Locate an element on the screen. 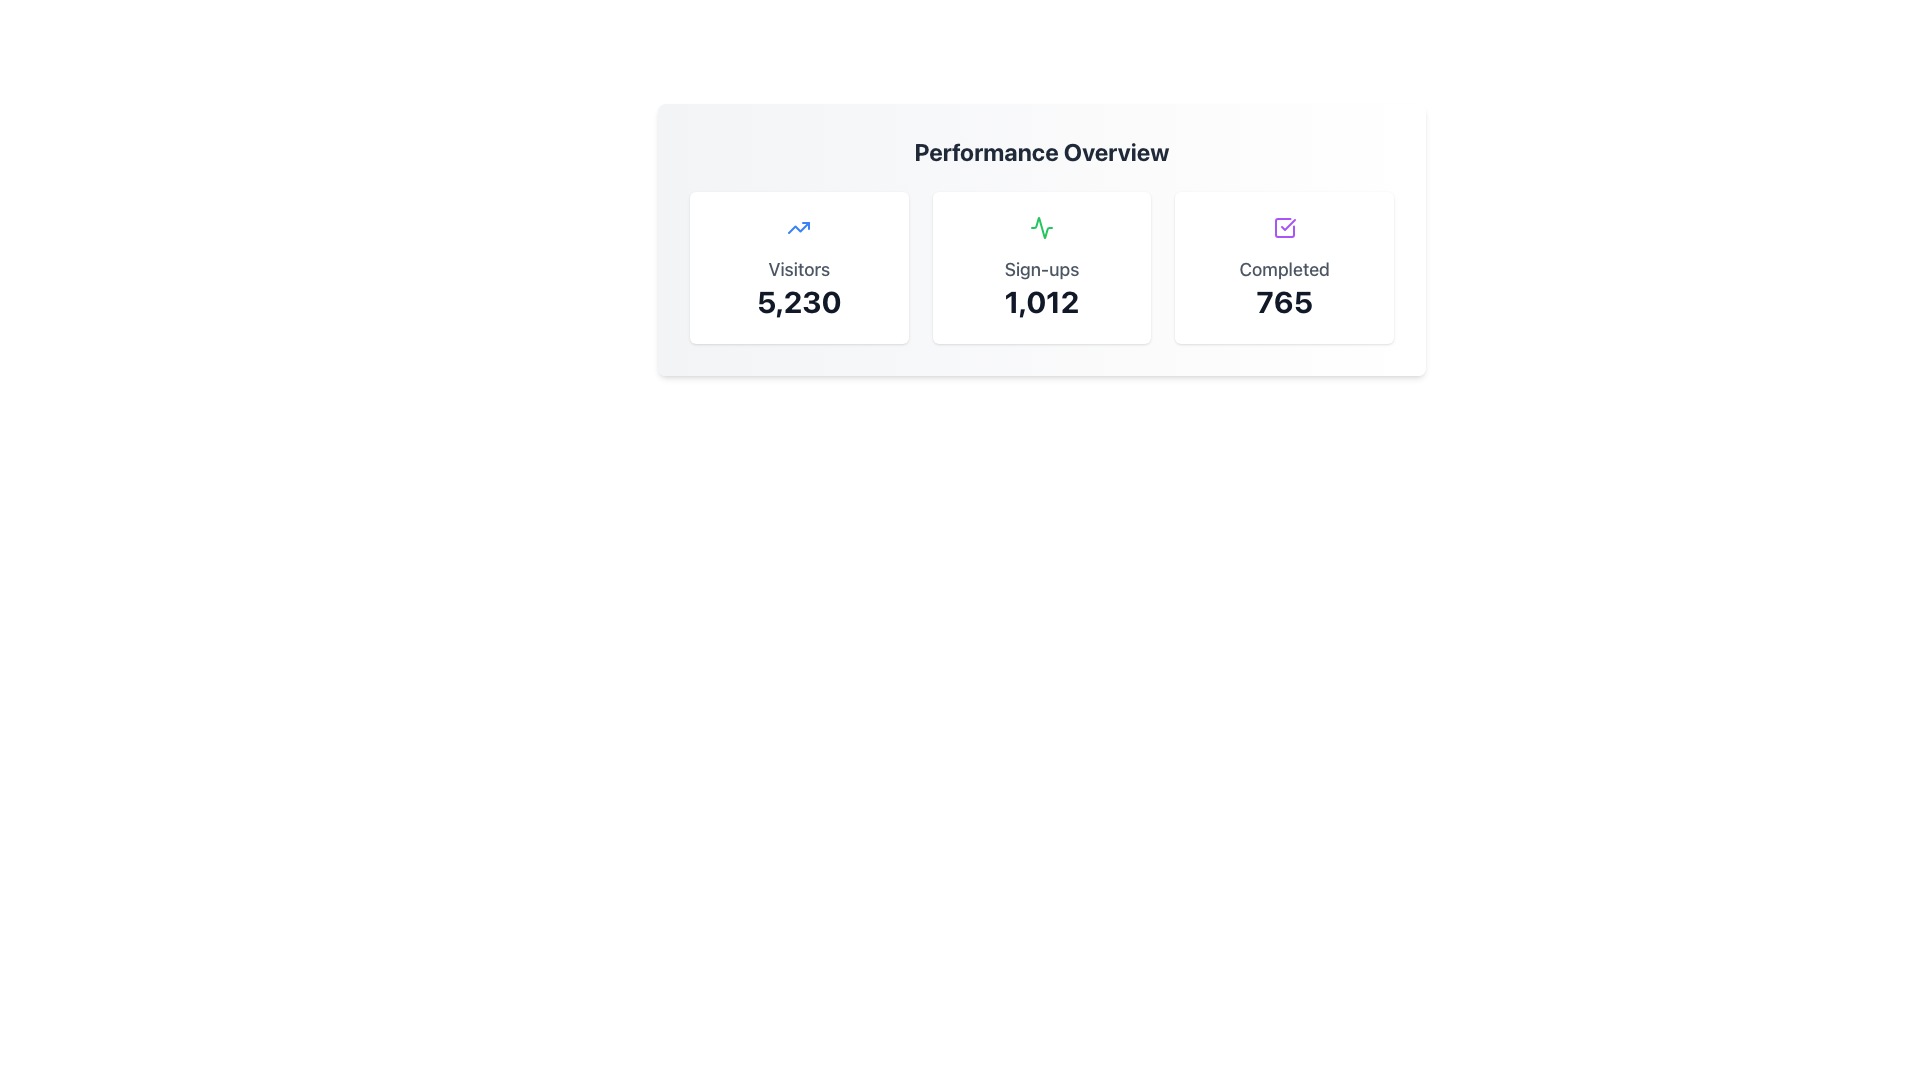  the purple outlined square SVG element located to the left of the checkmark symbol in the 'Completed' statistics card of the Performance Overview section is located at coordinates (1284, 226).